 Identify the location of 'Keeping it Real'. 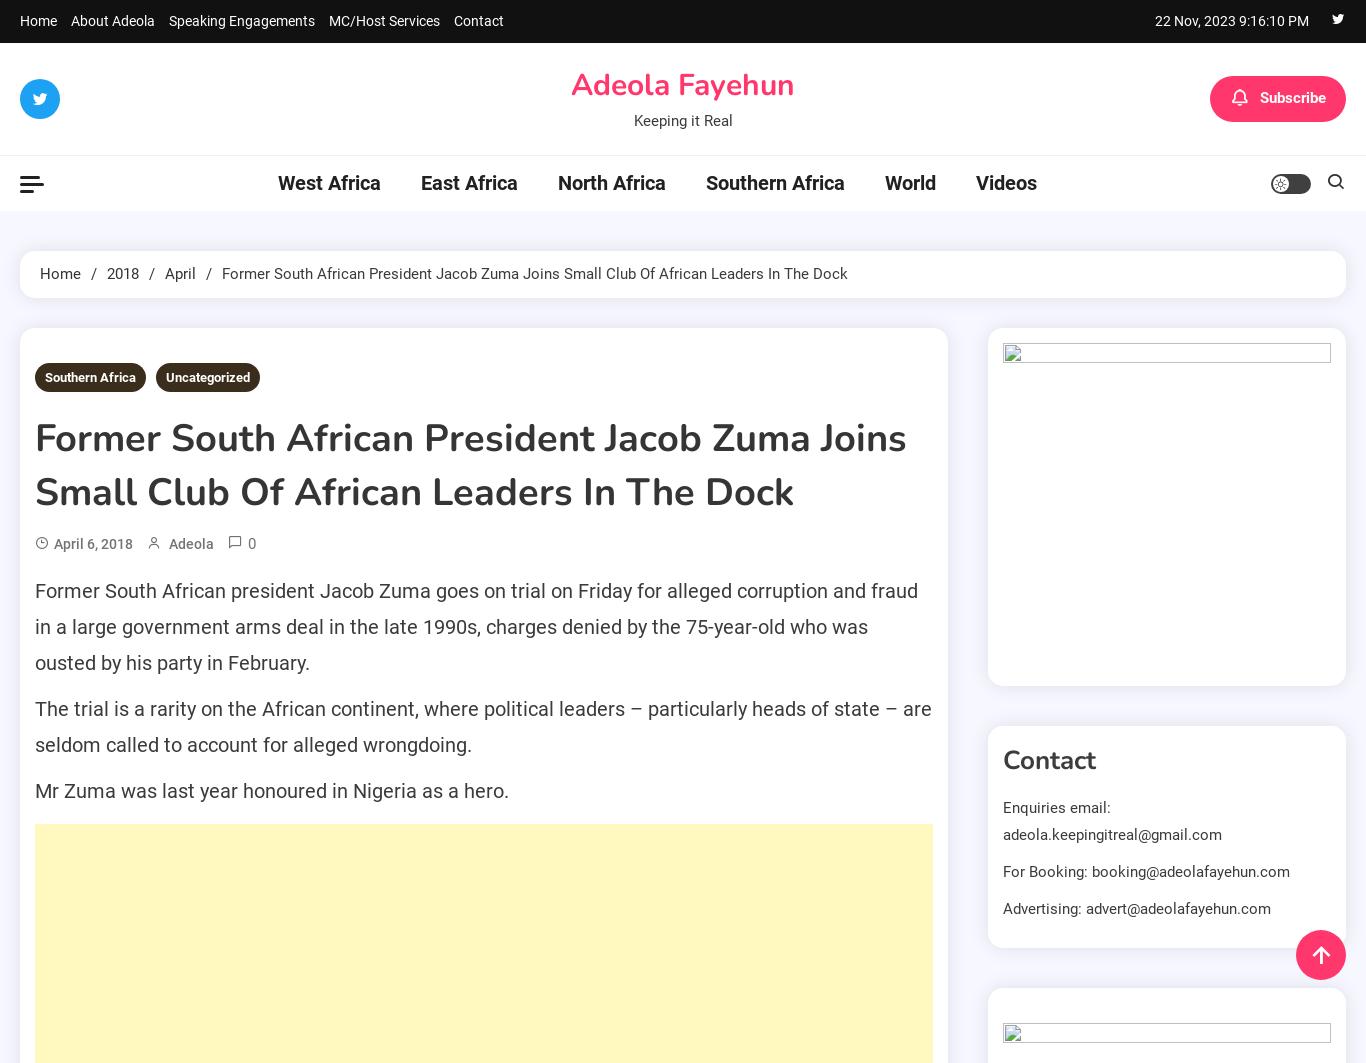
(681, 120).